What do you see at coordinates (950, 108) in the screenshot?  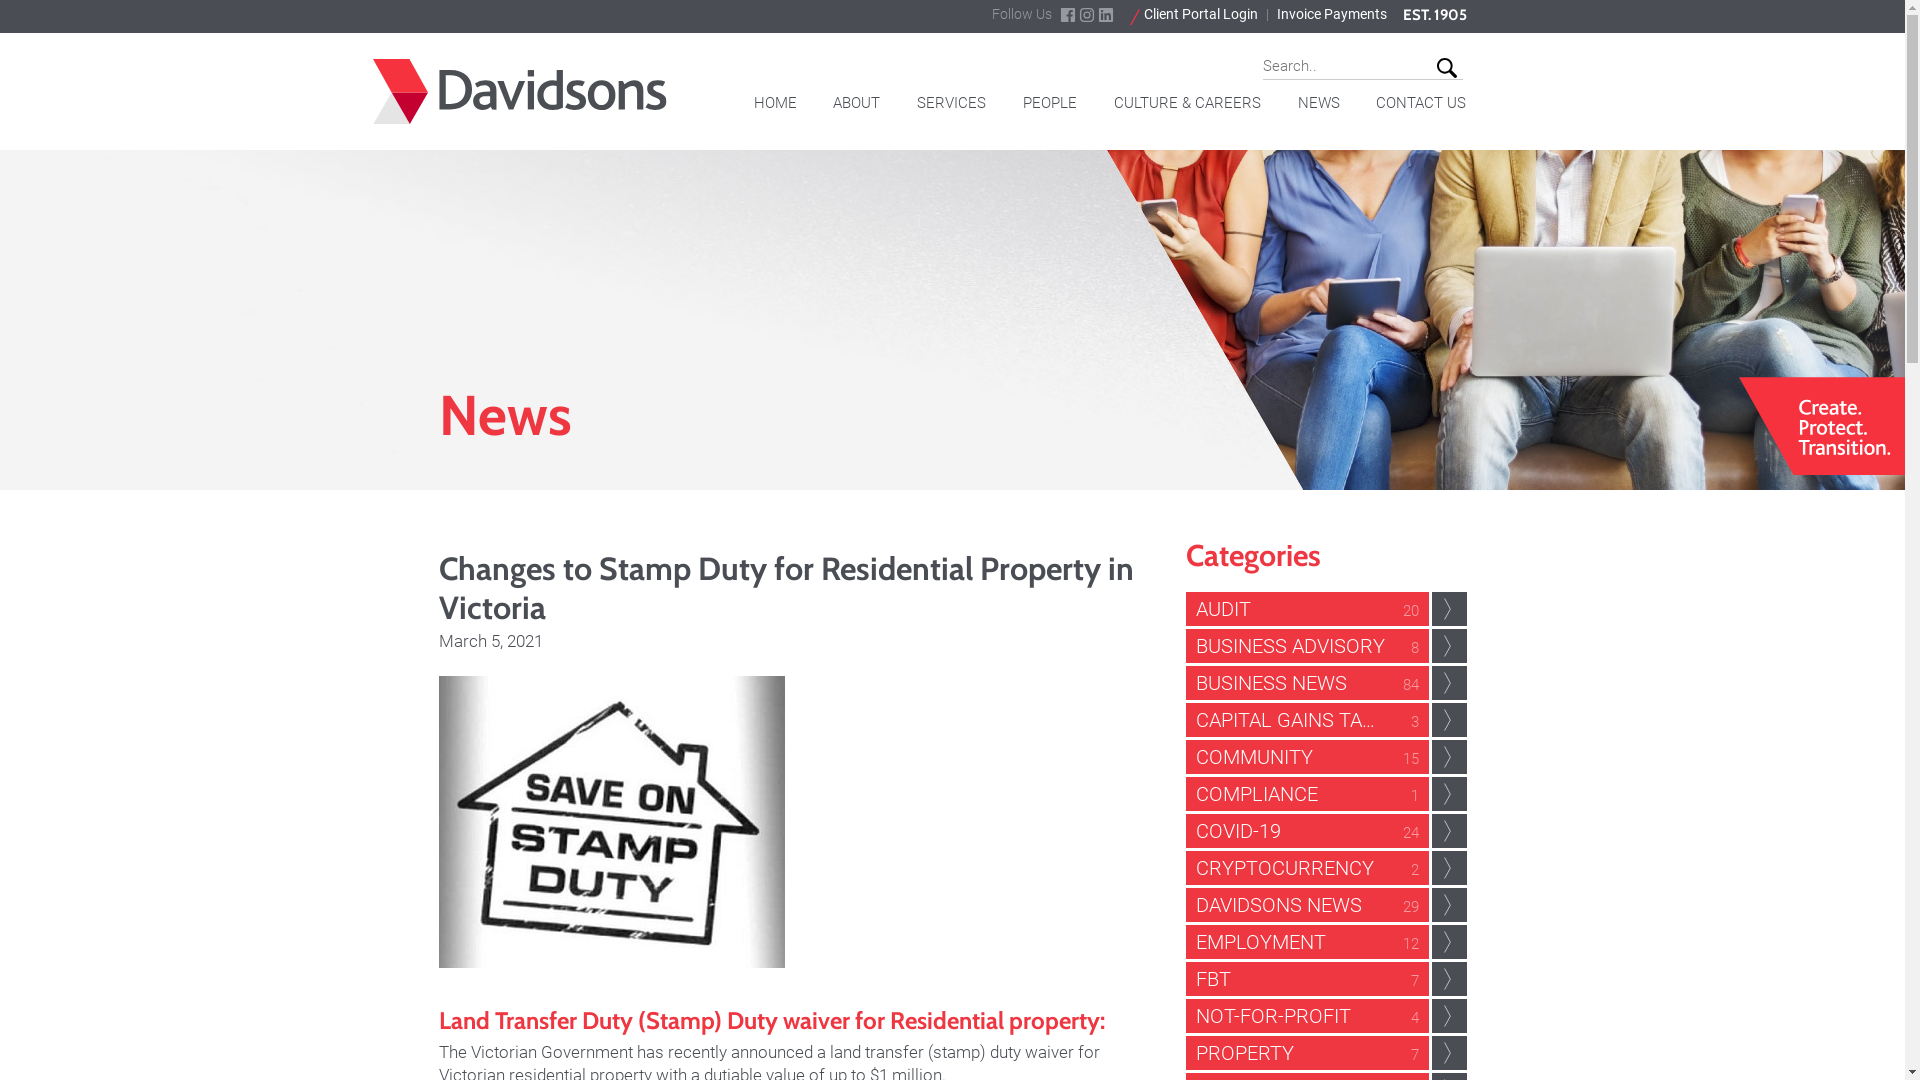 I see `'SERVICES'` at bounding box center [950, 108].